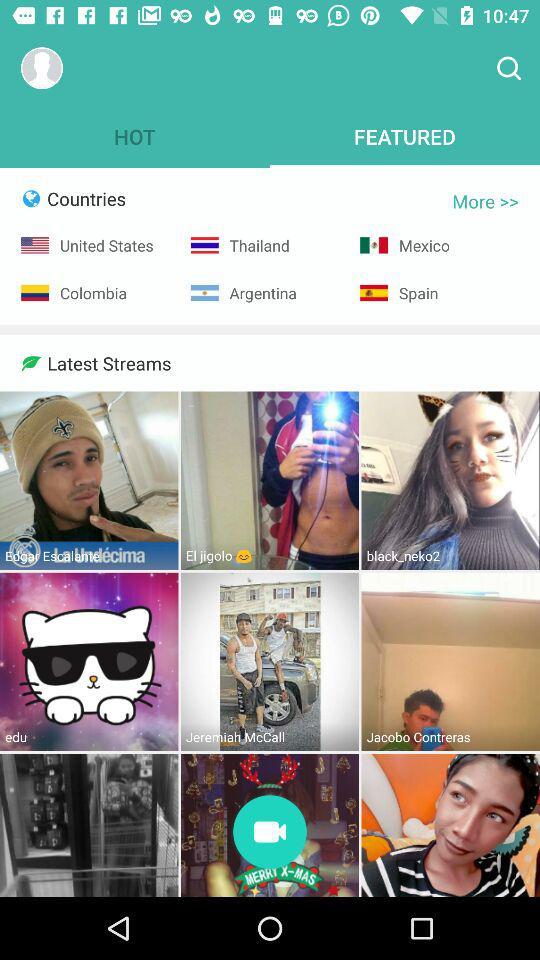 Image resolution: width=540 pixels, height=960 pixels. Describe the element at coordinates (270, 833) in the screenshot. I see `the videocam icon` at that location.